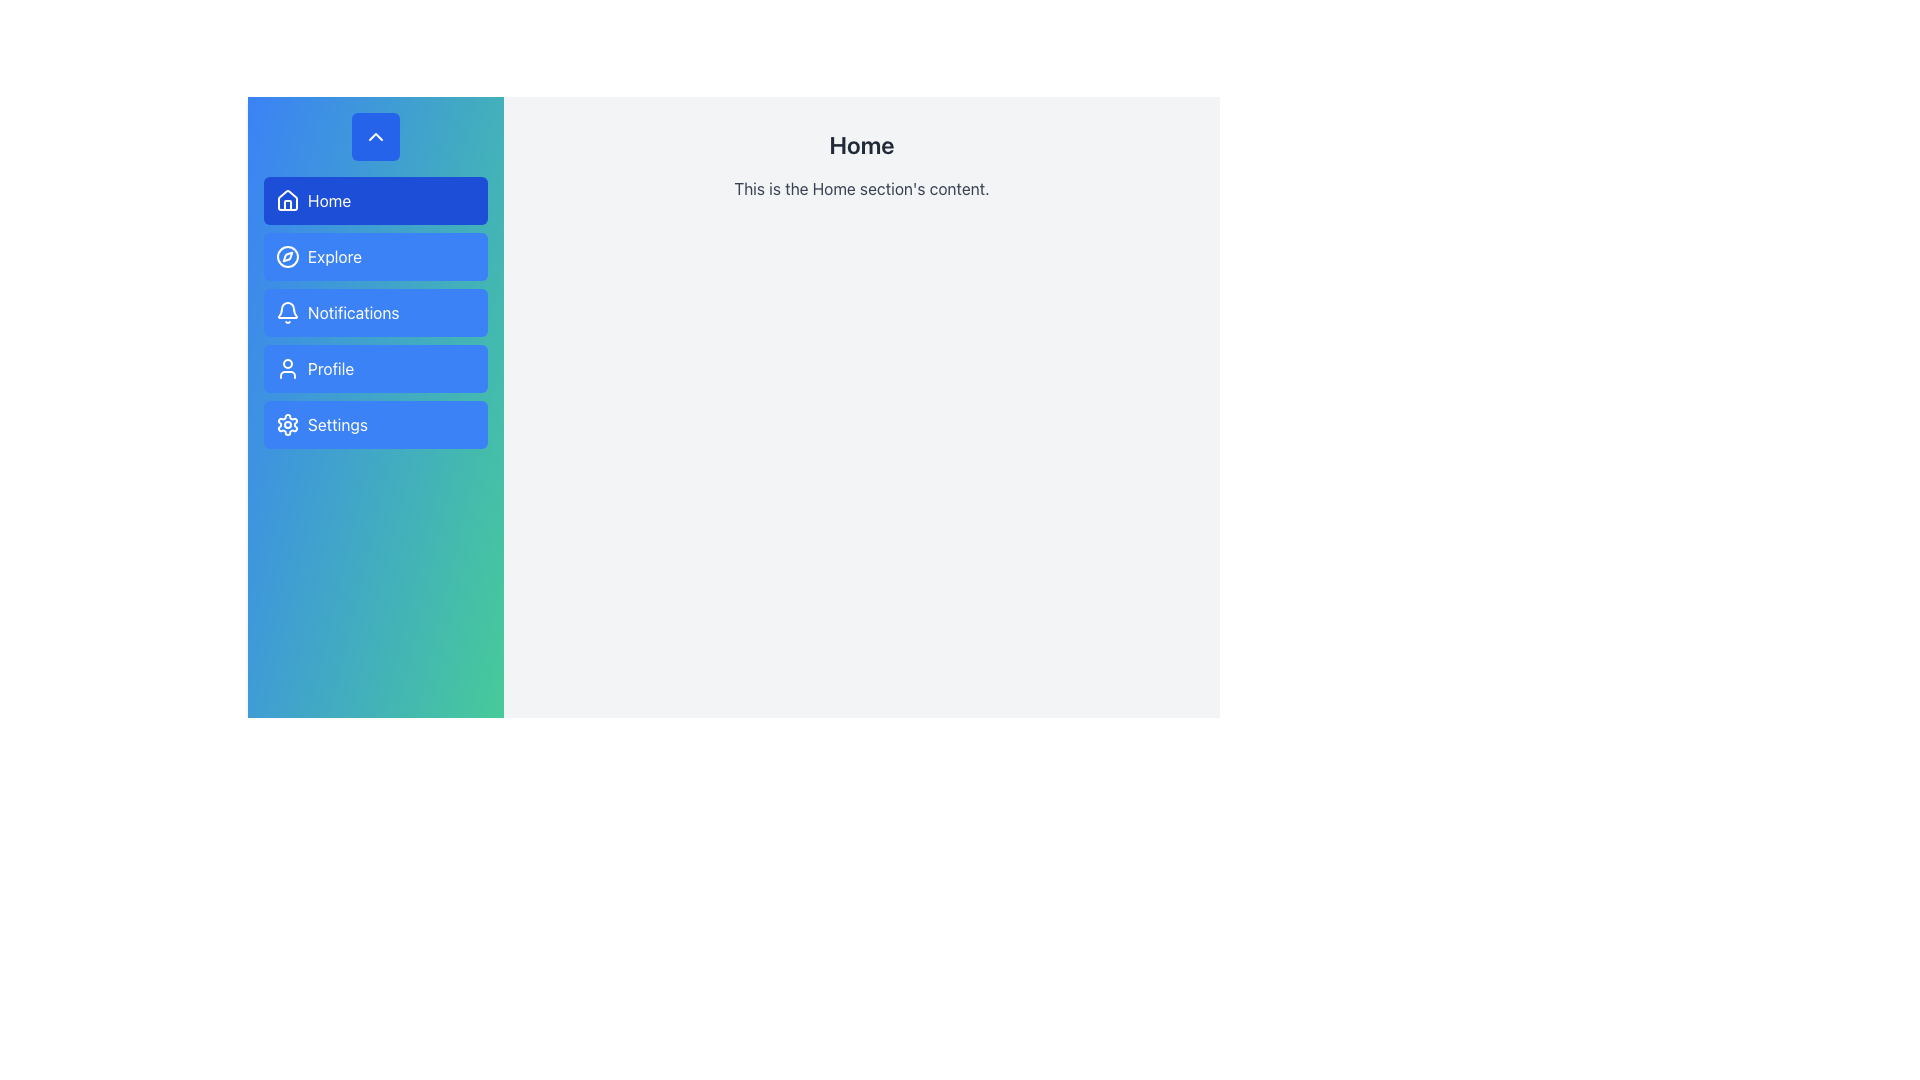 The width and height of the screenshot is (1920, 1080). I want to click on the 'Home' icon located in the navigation menu, which is represented by a blue rectangle and aligned with the text label 'Home', so click(287, 200).